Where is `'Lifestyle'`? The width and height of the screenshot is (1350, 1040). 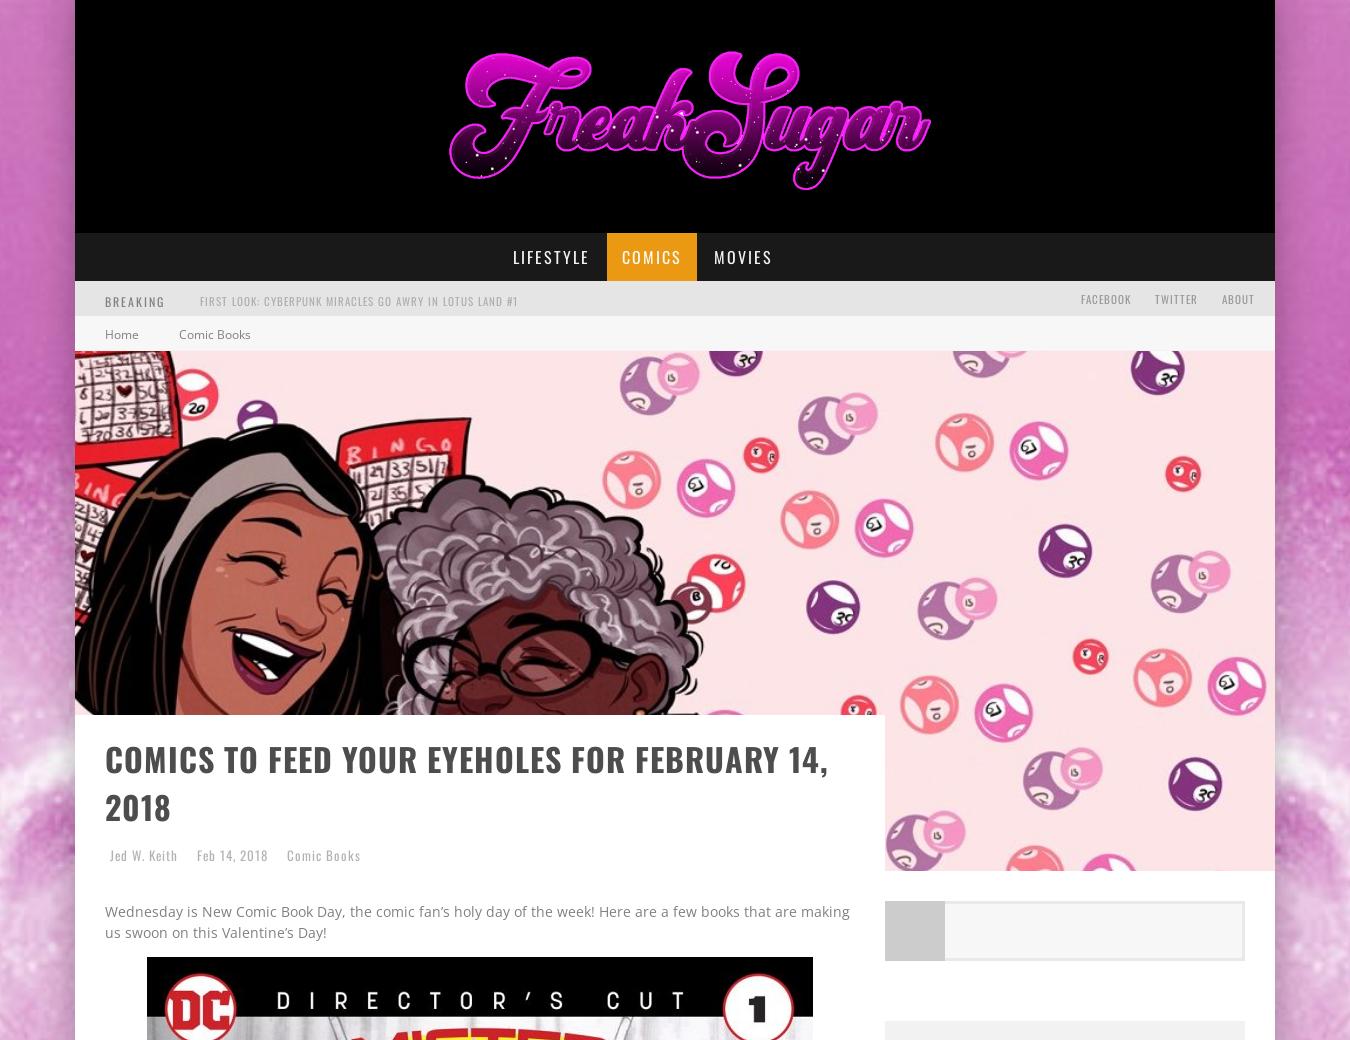
'Lifestyle' is located at coordinates (549, 256).